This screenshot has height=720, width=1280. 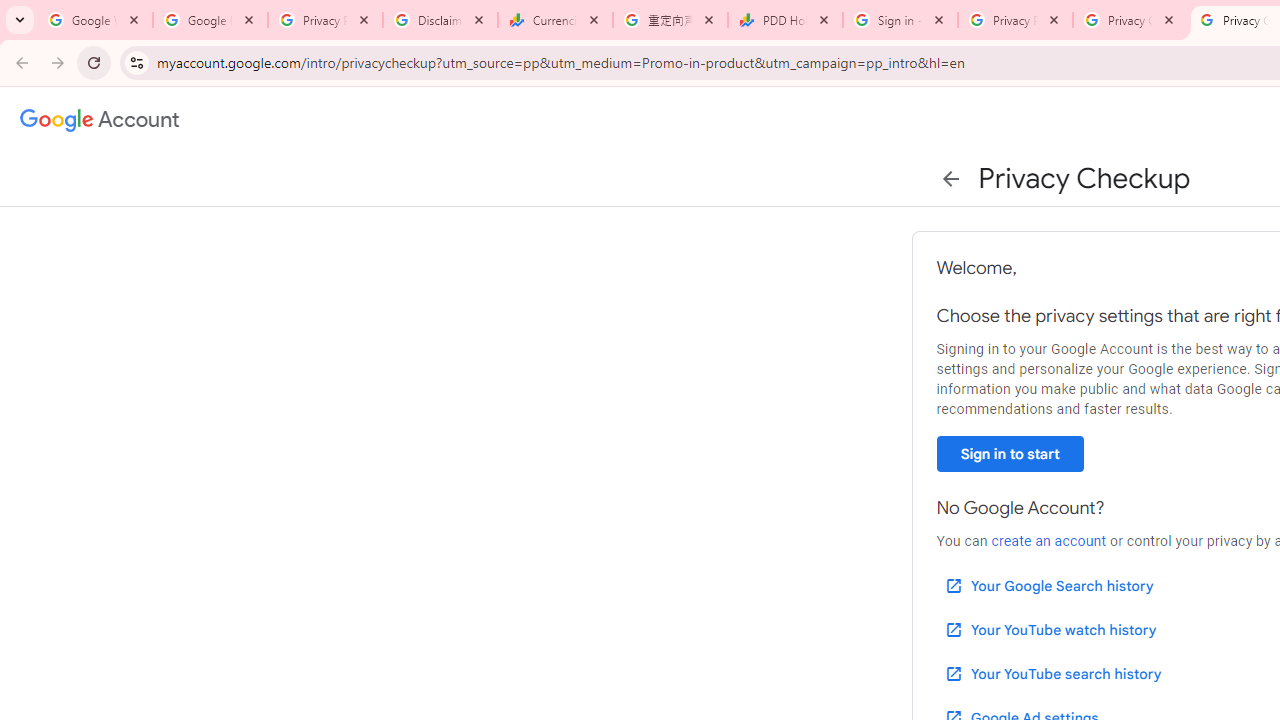 I want to click on 'Sign in to start', so click(x=1009, y=454).